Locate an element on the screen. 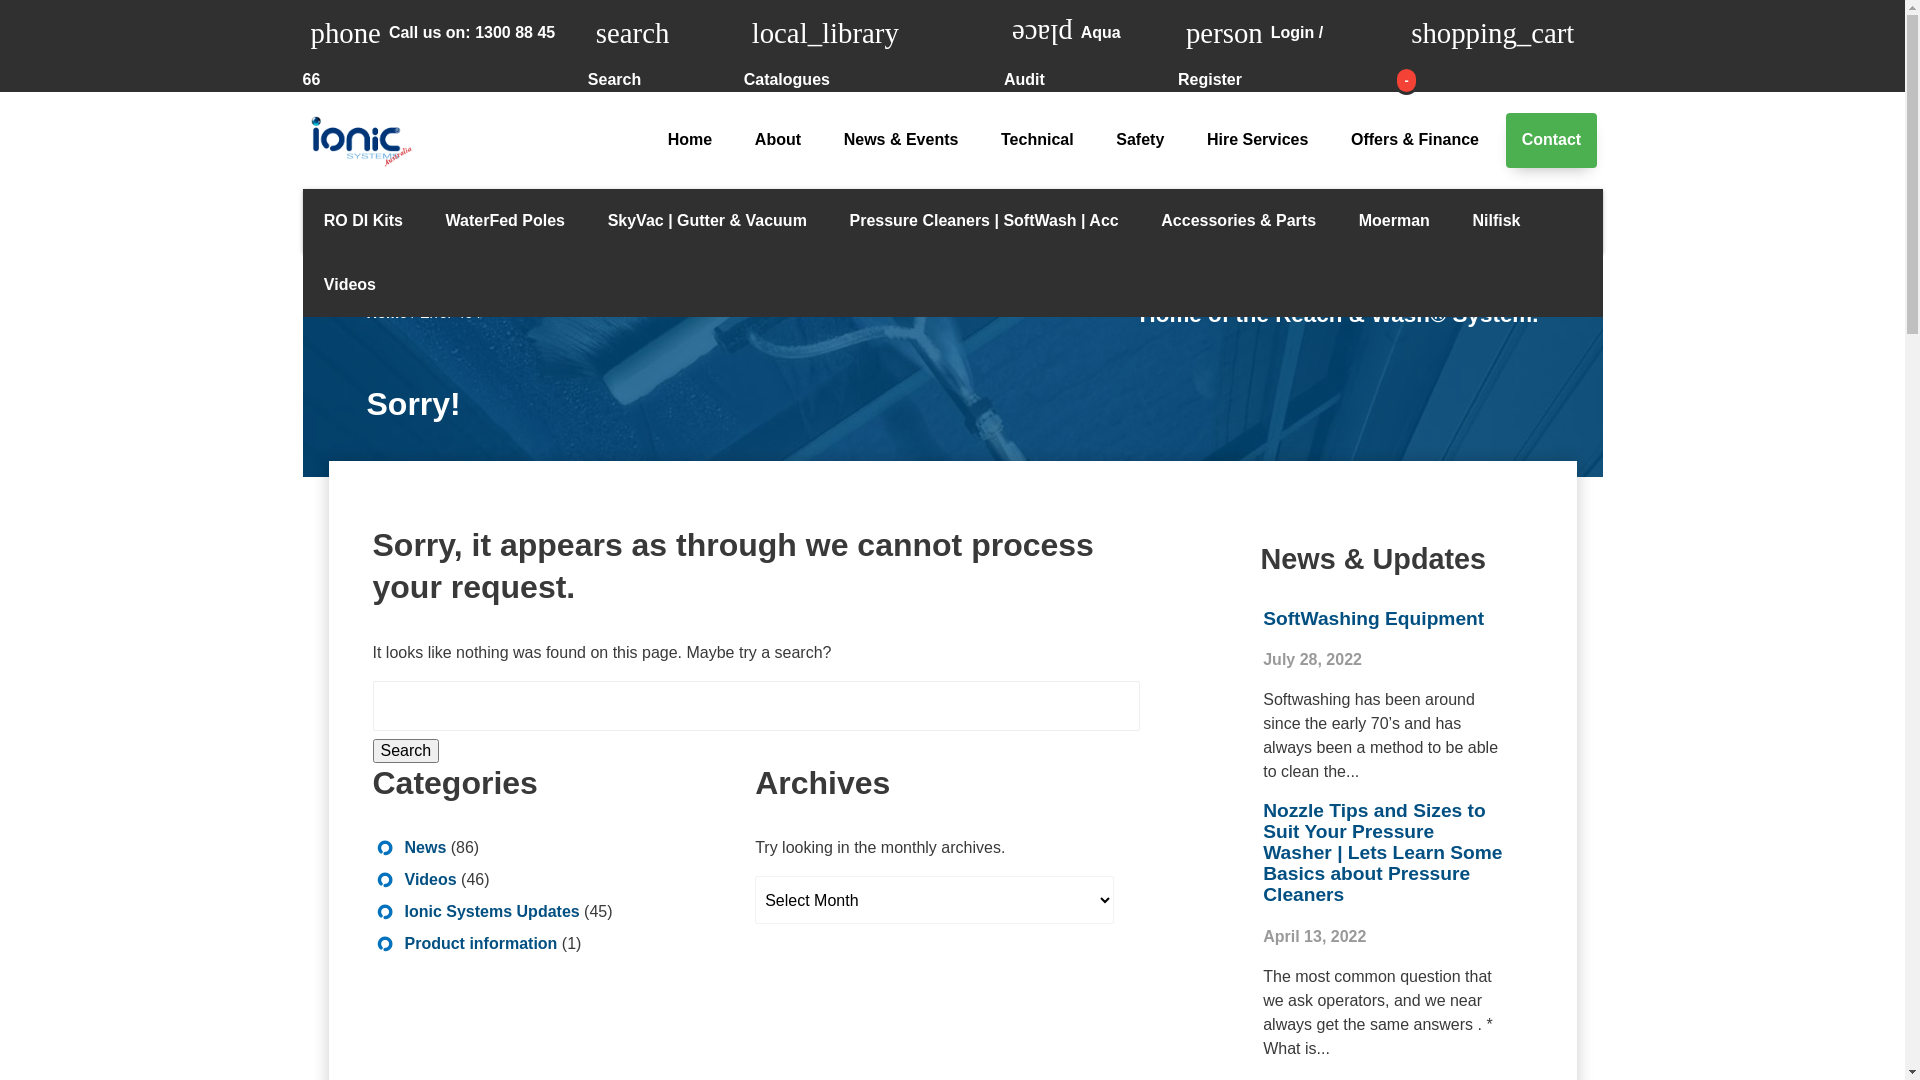  'personLogin / Register' is located at coordinates (1177, 45).